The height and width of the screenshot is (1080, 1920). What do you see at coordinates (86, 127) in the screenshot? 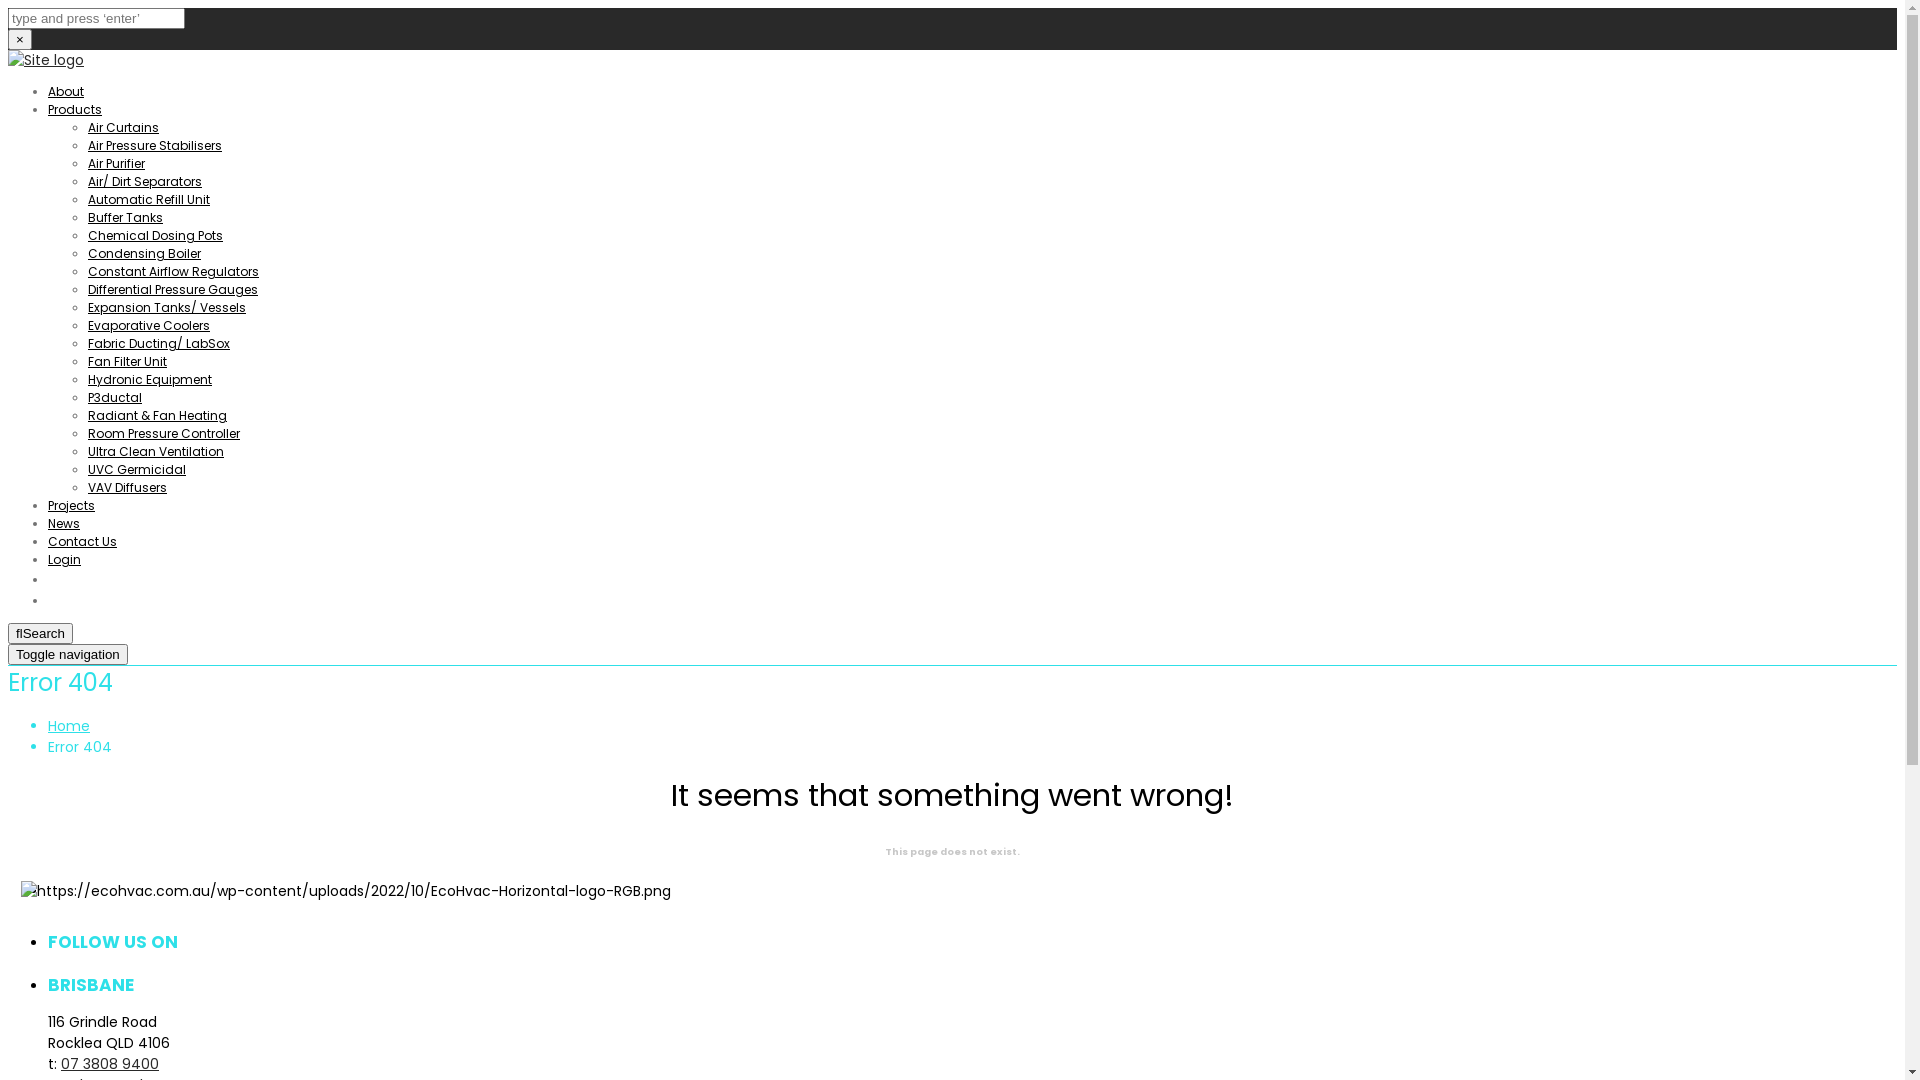
I see `'Air Curtains'` at bounding box center [86, 127].